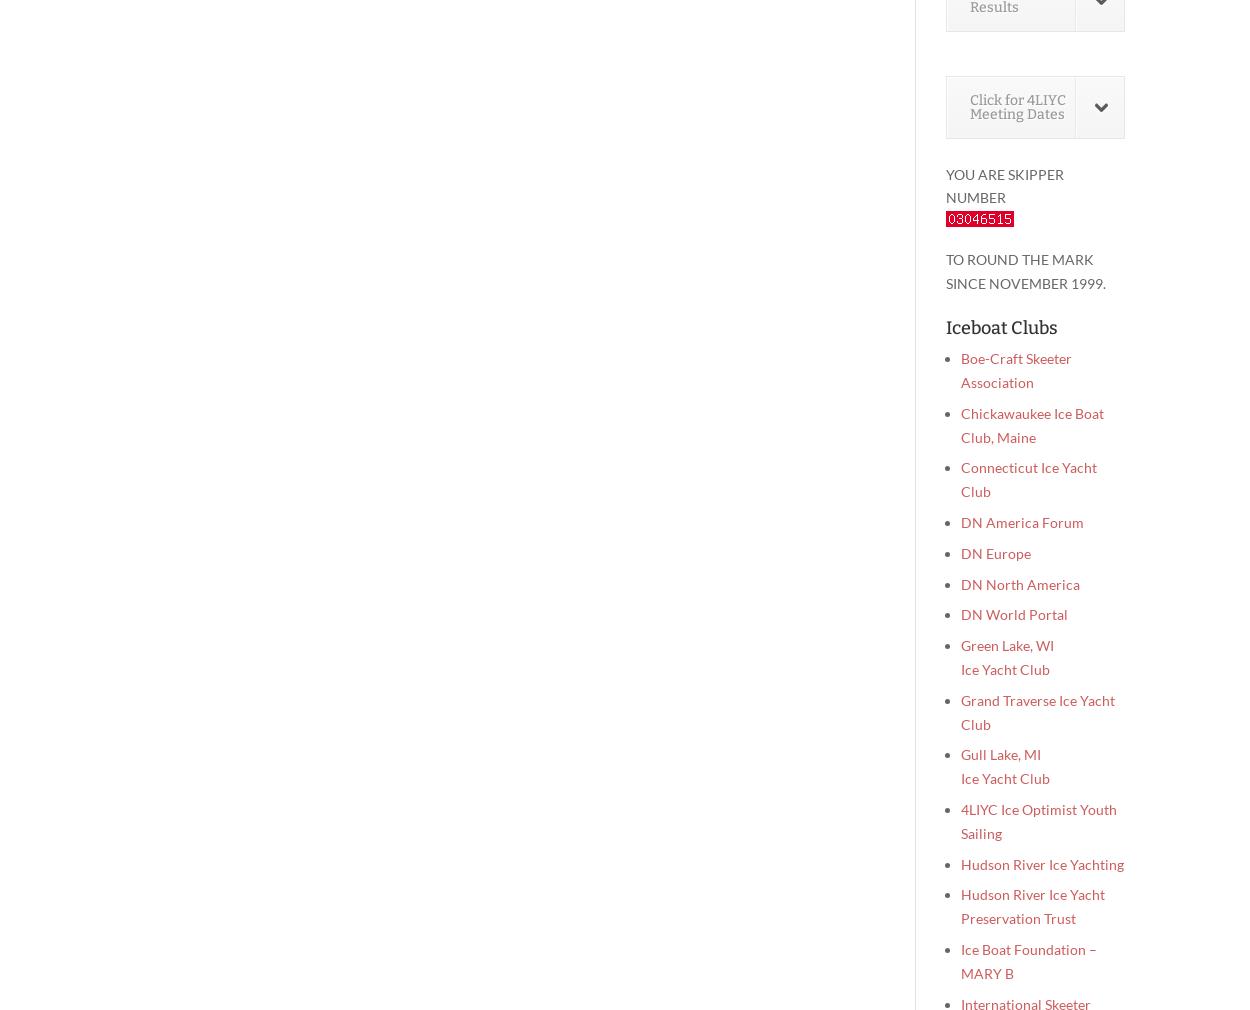  What do you see at coordinates (1029, 479) in the screenshot?
I see `'Connecticut Ice Yacht Club'` at bounding box center [1029, 479].